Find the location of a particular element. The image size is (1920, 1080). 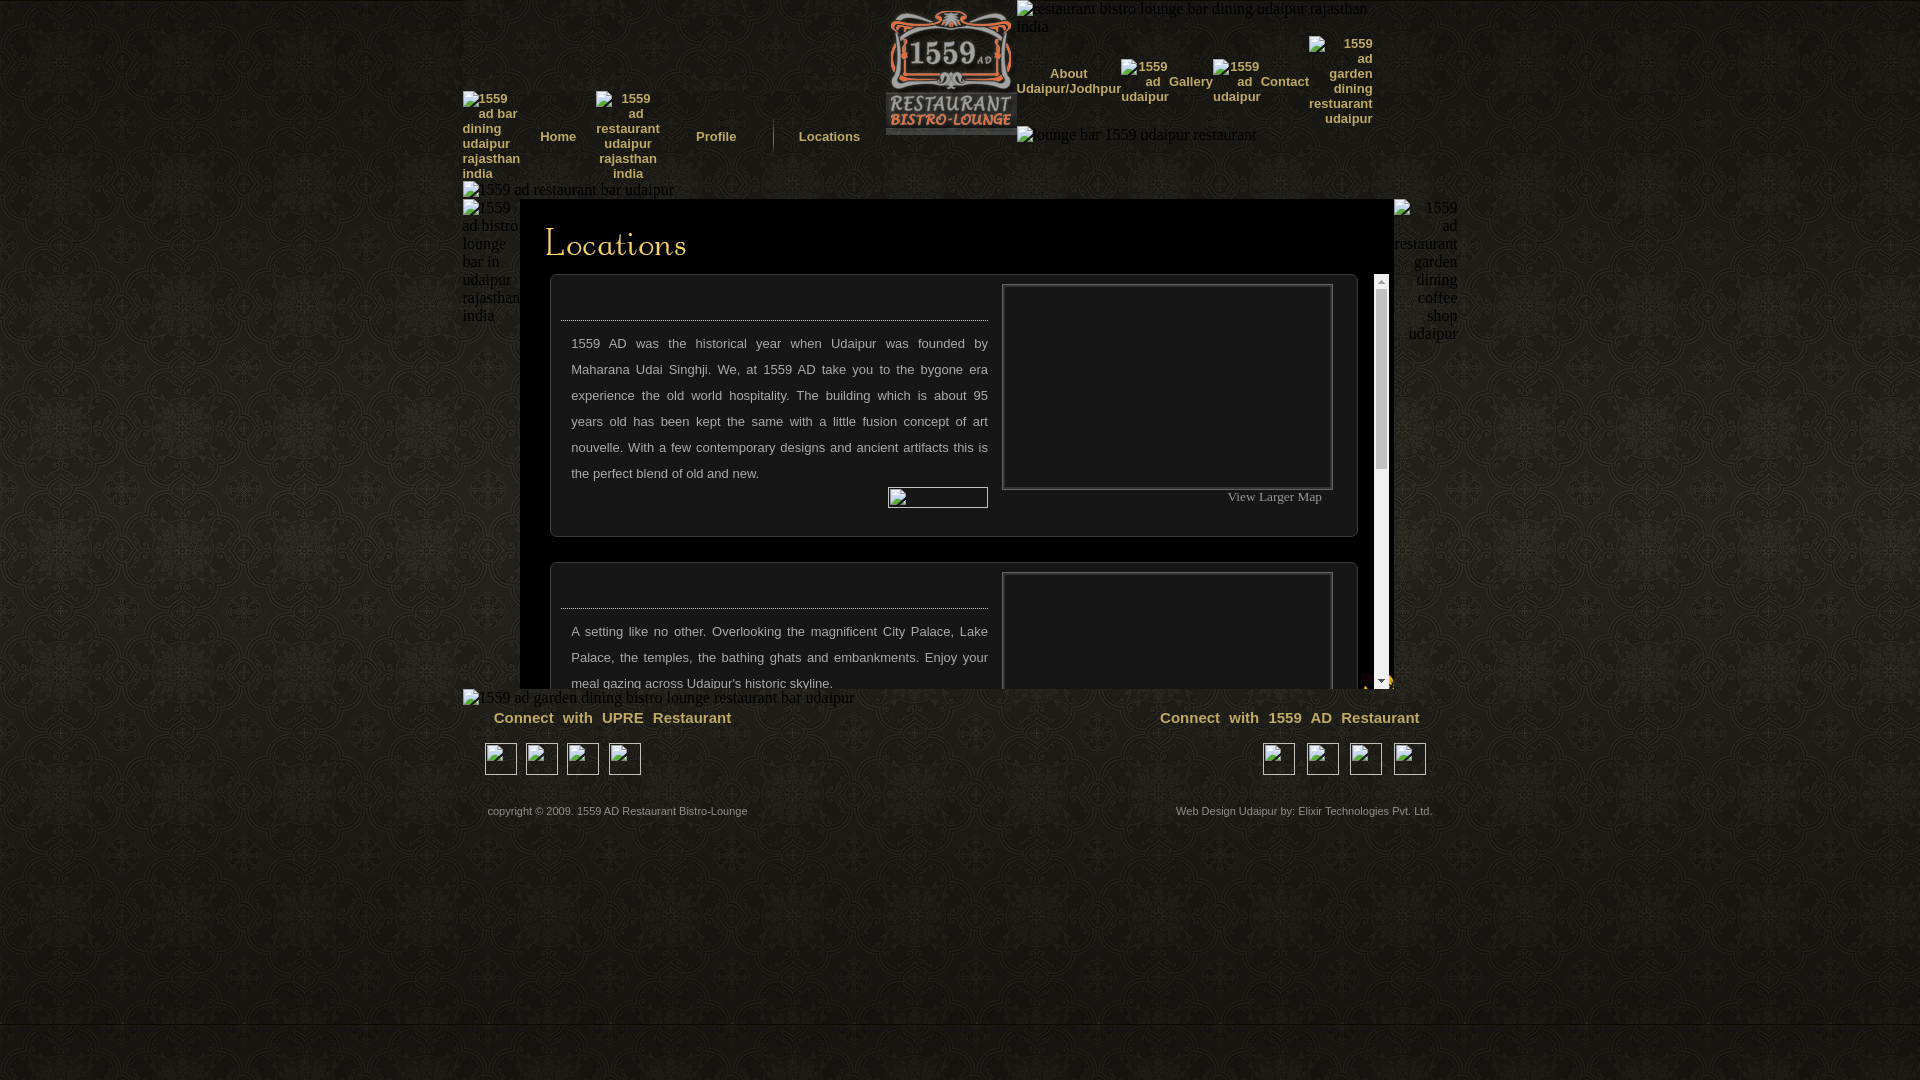

'Home' is located at coordinates (539, 135).